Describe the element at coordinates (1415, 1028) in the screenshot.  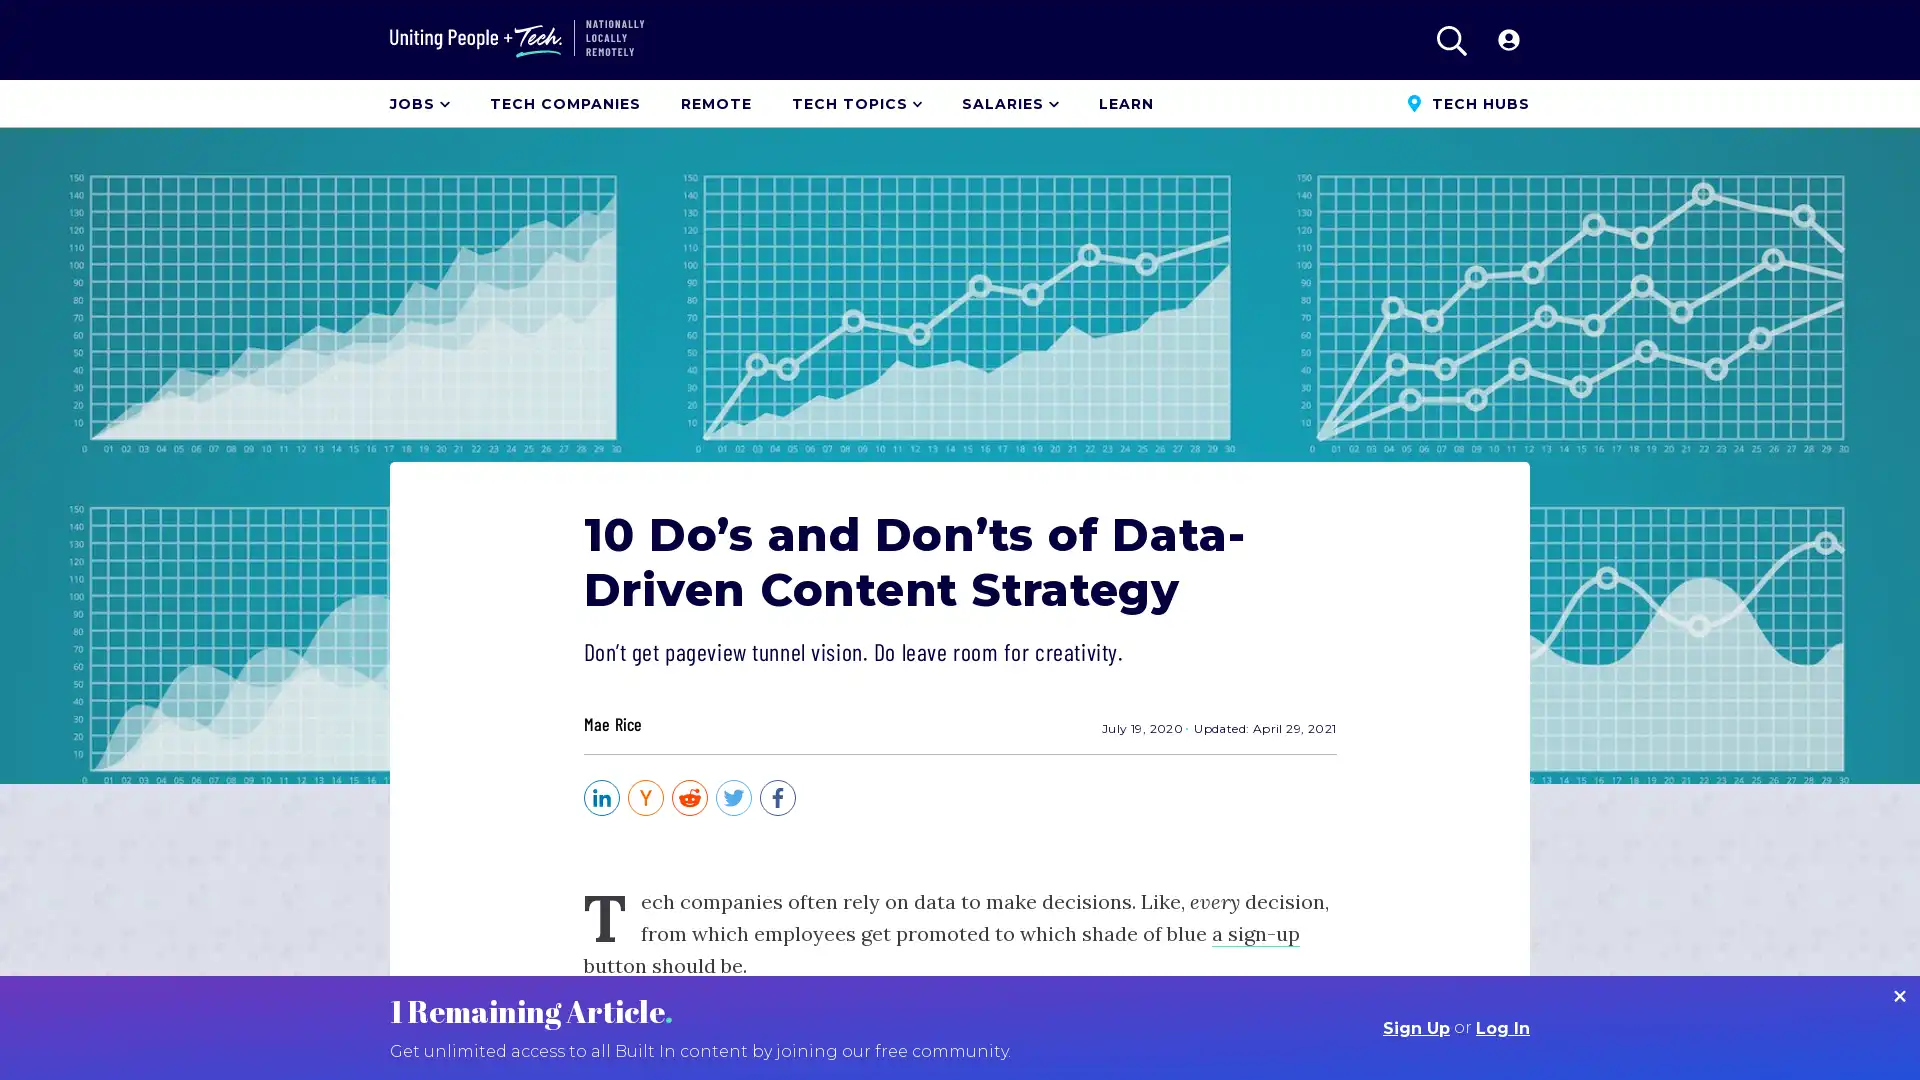
I see `Sign Up` at that location.